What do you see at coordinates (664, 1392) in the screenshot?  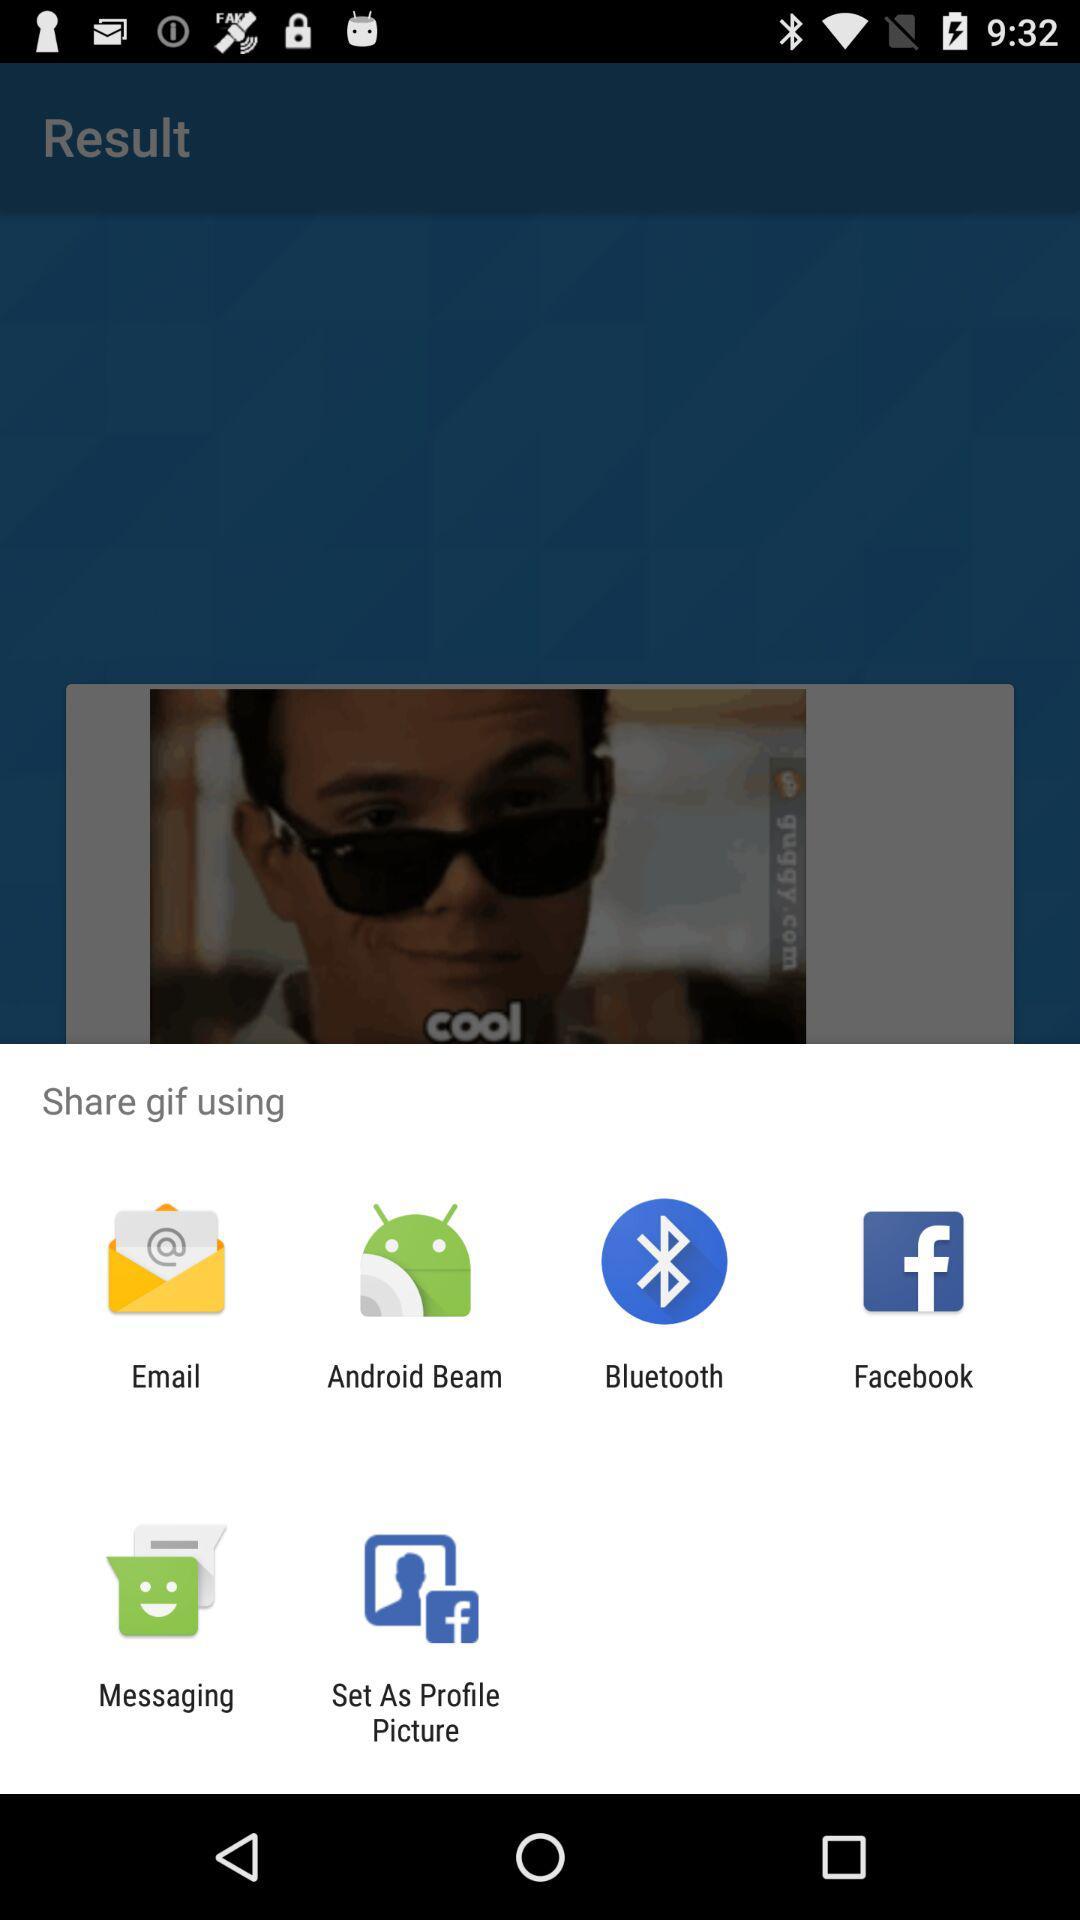 I see `bluetooth item` at bounding box center [664, 1392].